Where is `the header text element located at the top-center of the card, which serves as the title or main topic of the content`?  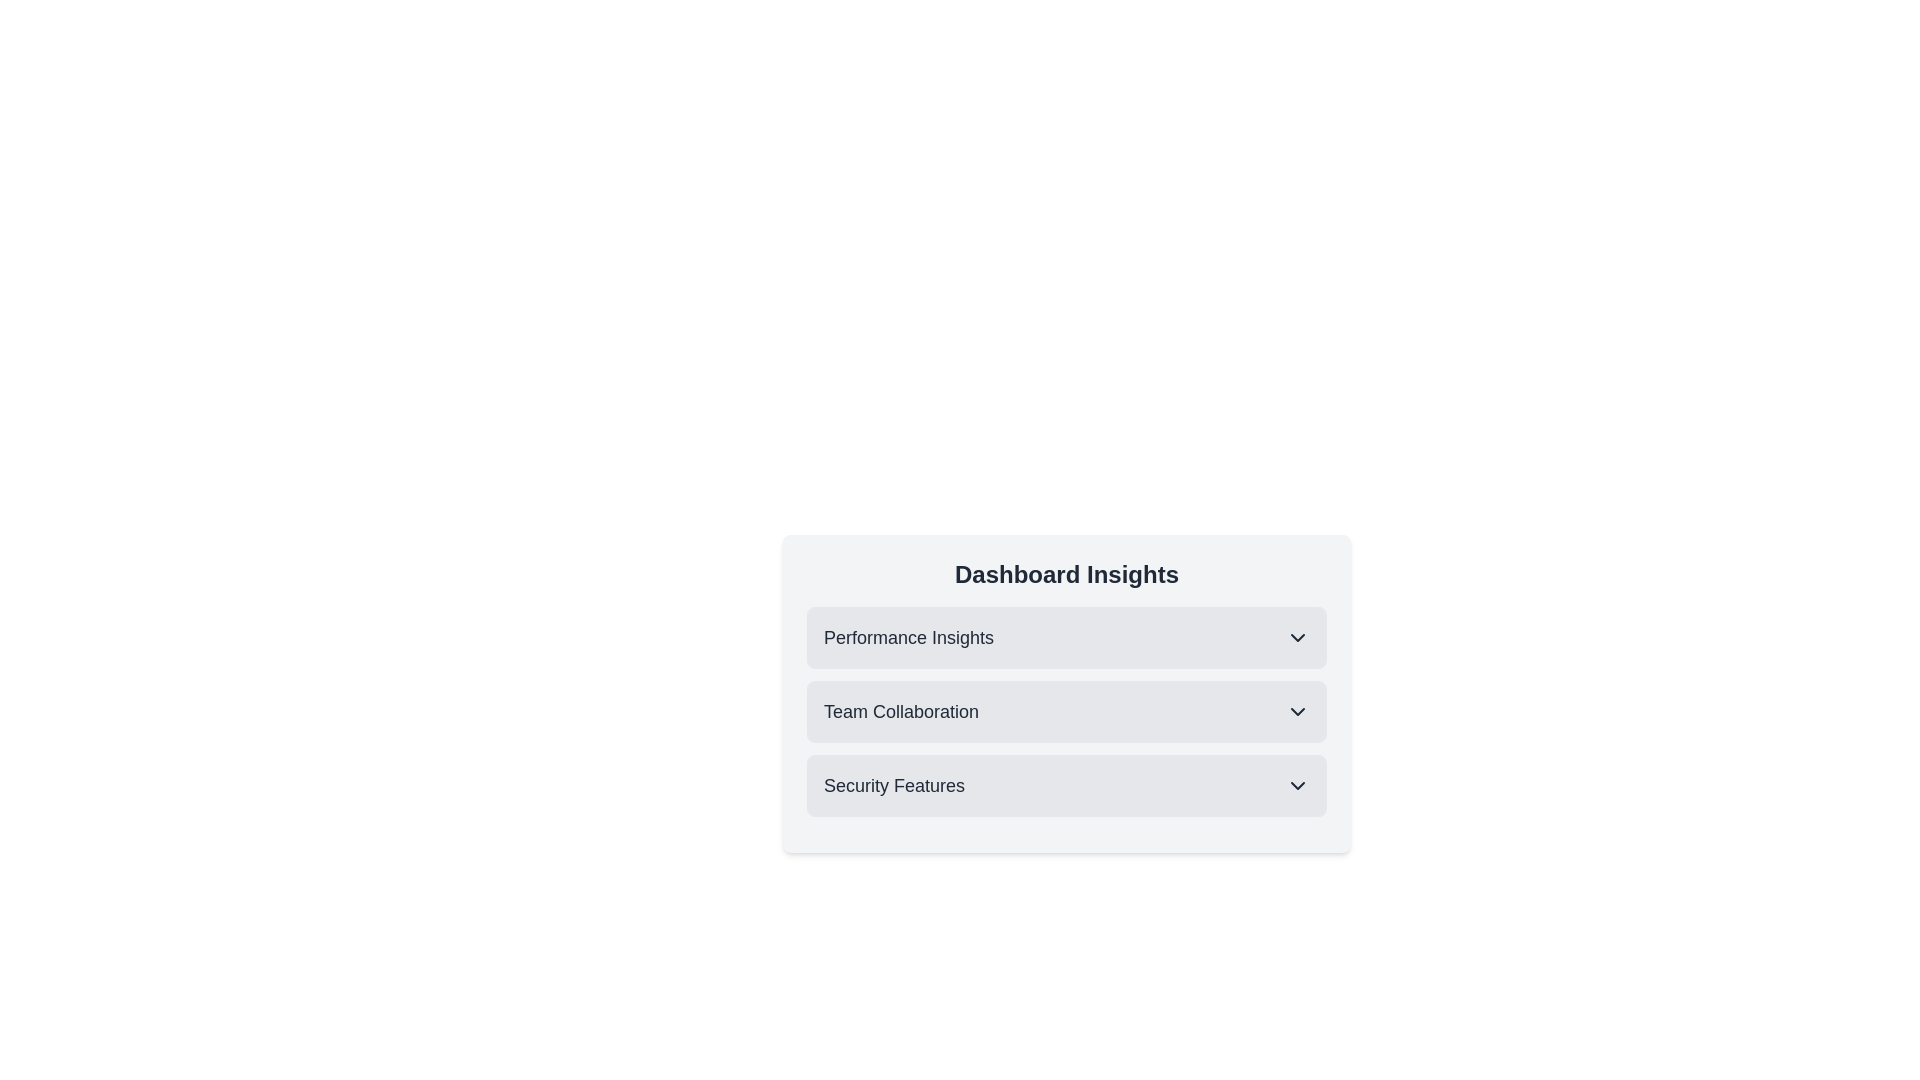 the header text element located at the top-center of the card, which serves as the title or main topic of the content is located at coordinates (1065, 574).